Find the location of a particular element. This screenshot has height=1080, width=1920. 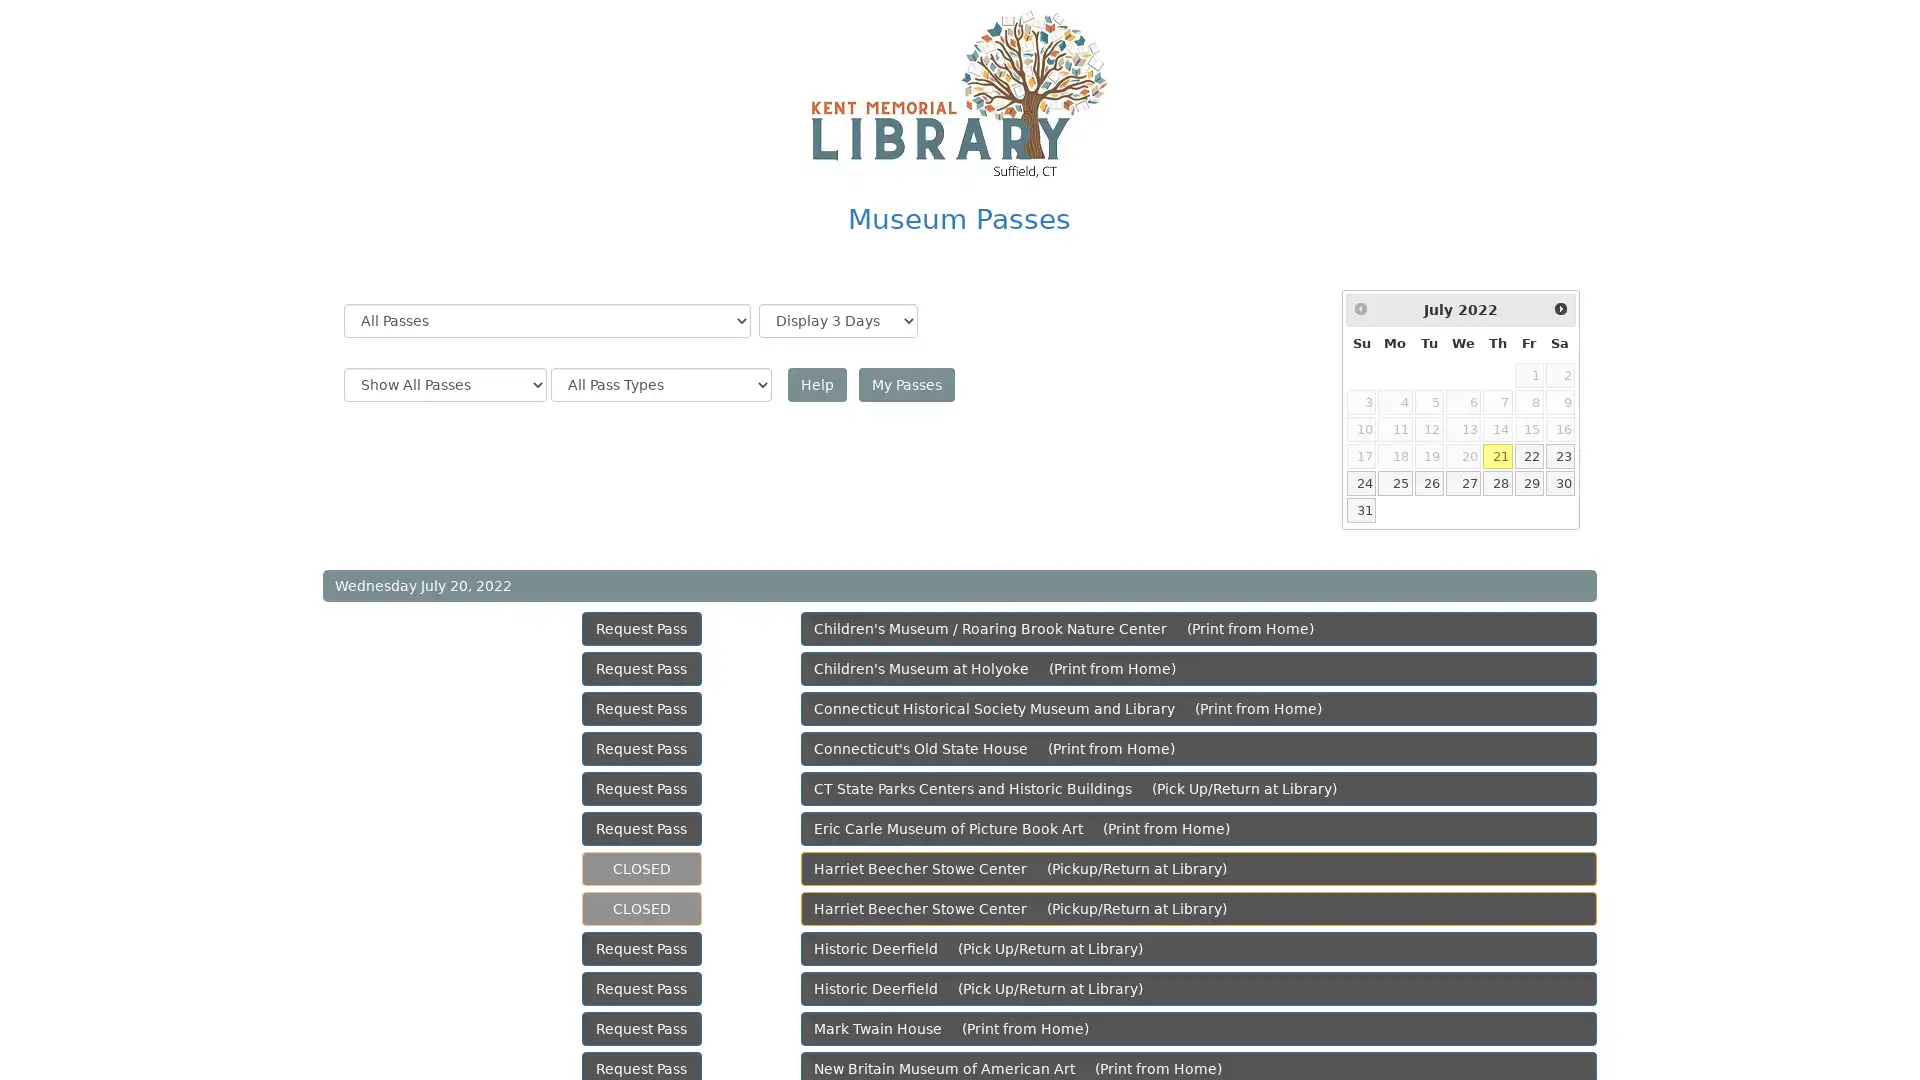

Mark Twain House     (Print from Home) is located at coordinates (1198, 1029).